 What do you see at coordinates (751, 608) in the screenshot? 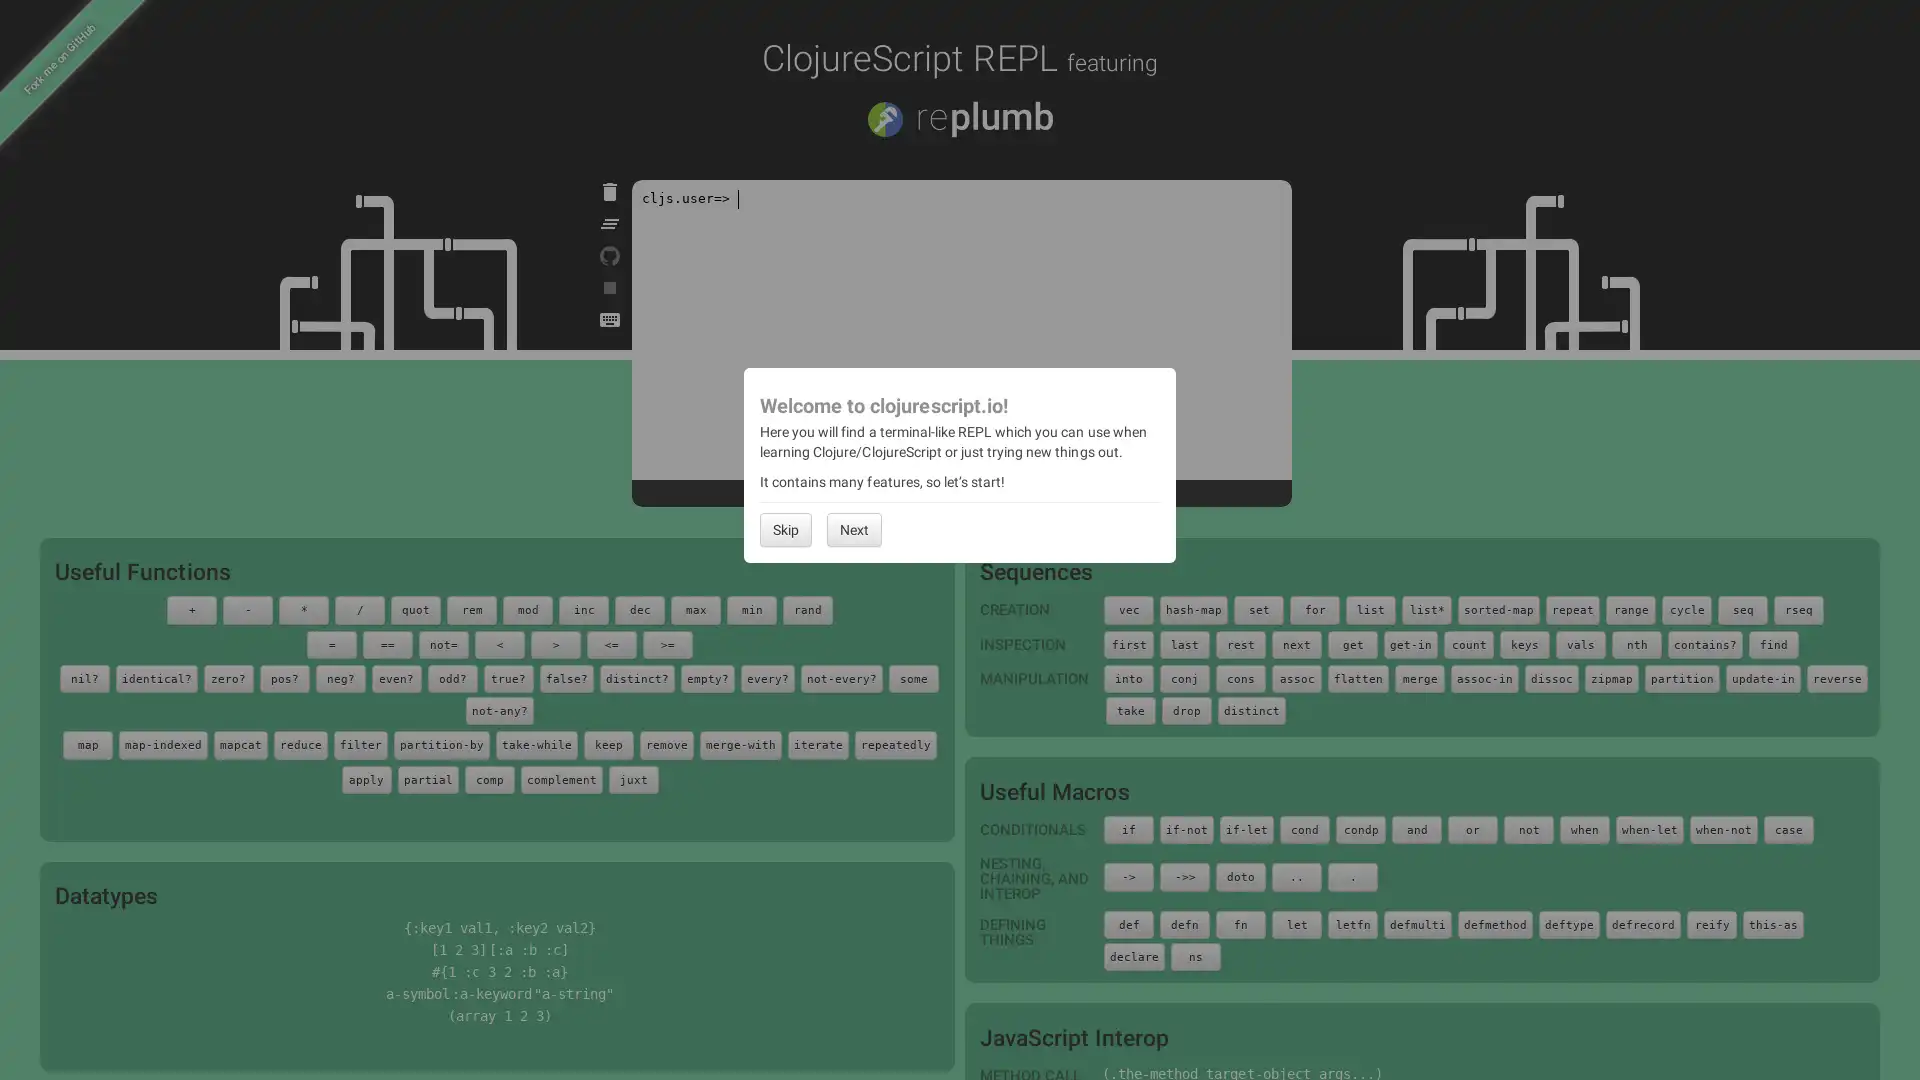
I see `min` at bounding box center [751, 608].